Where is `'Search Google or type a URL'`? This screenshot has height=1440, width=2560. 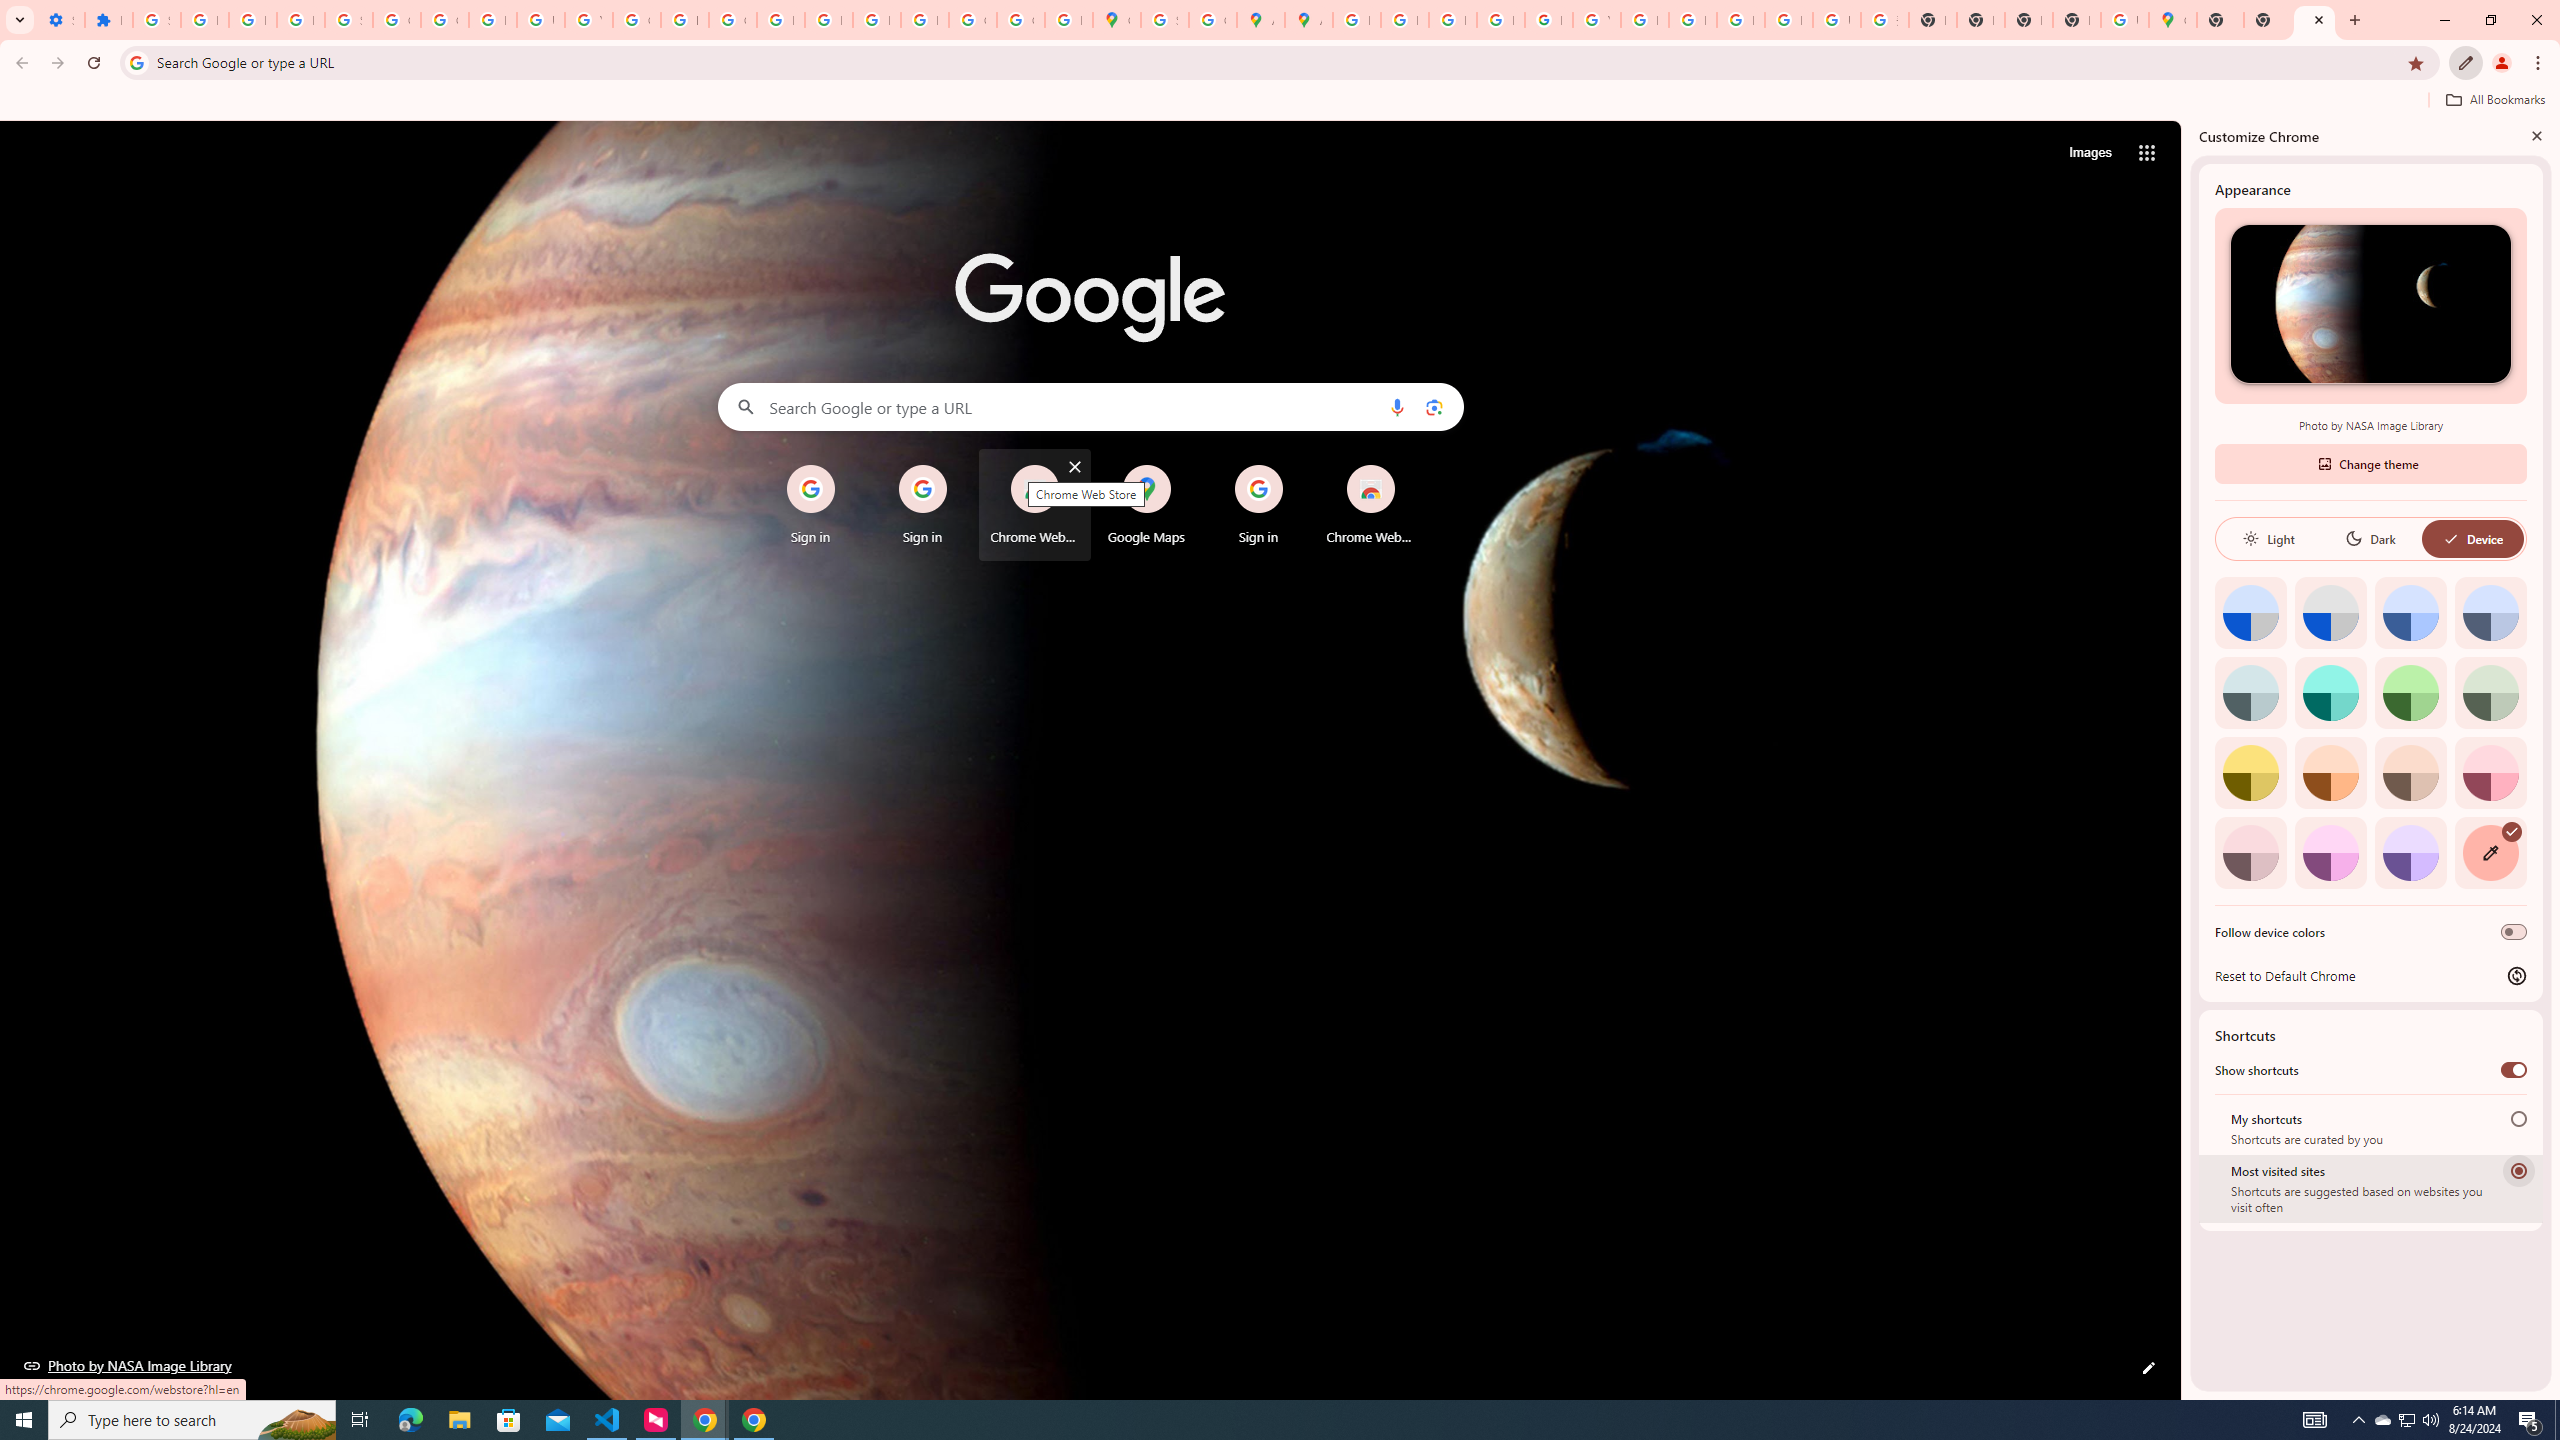
'Search Google or type a URL' is located at coordinates (1089, 405).